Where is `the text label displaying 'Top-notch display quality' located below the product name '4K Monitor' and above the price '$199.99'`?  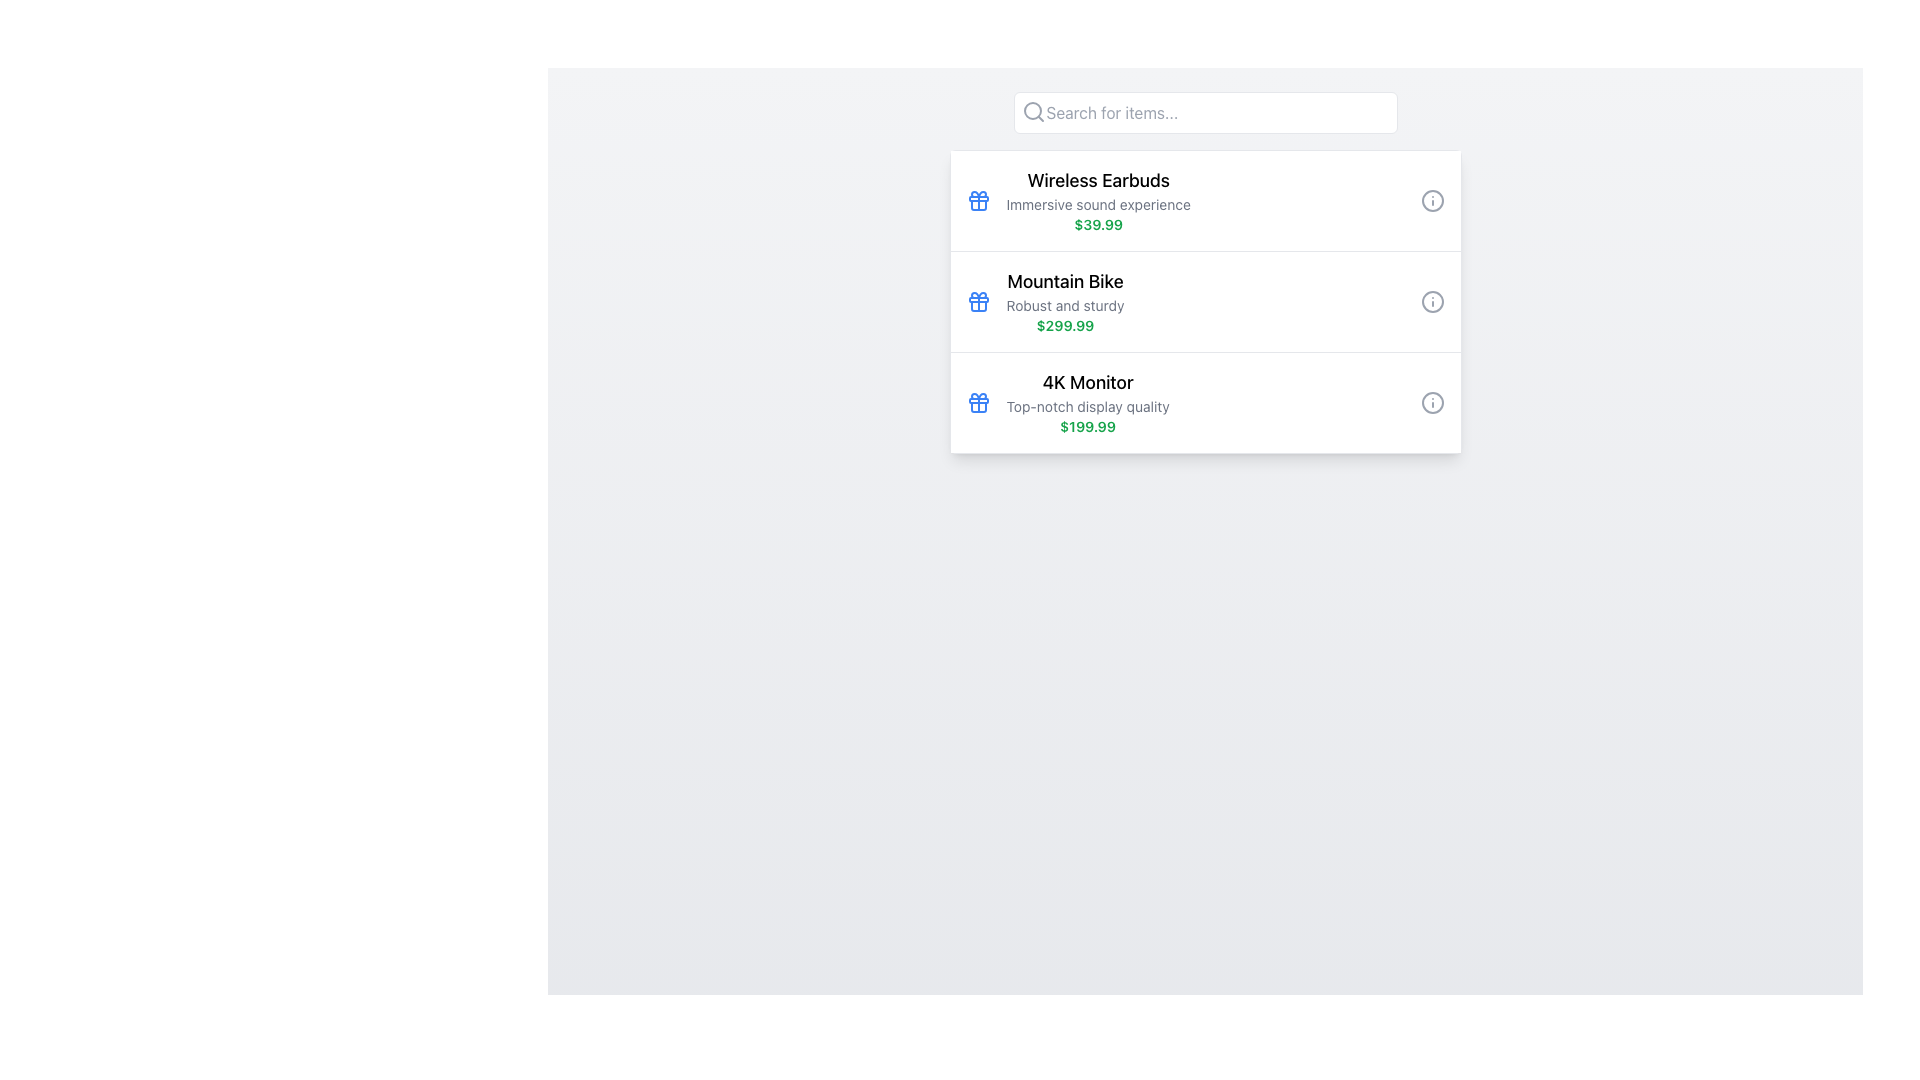 the text label displaying 'Top-notch display quality' located below the product name '4K Monitor' and above the price '$199.99' is located at coordinates (1087, 406).